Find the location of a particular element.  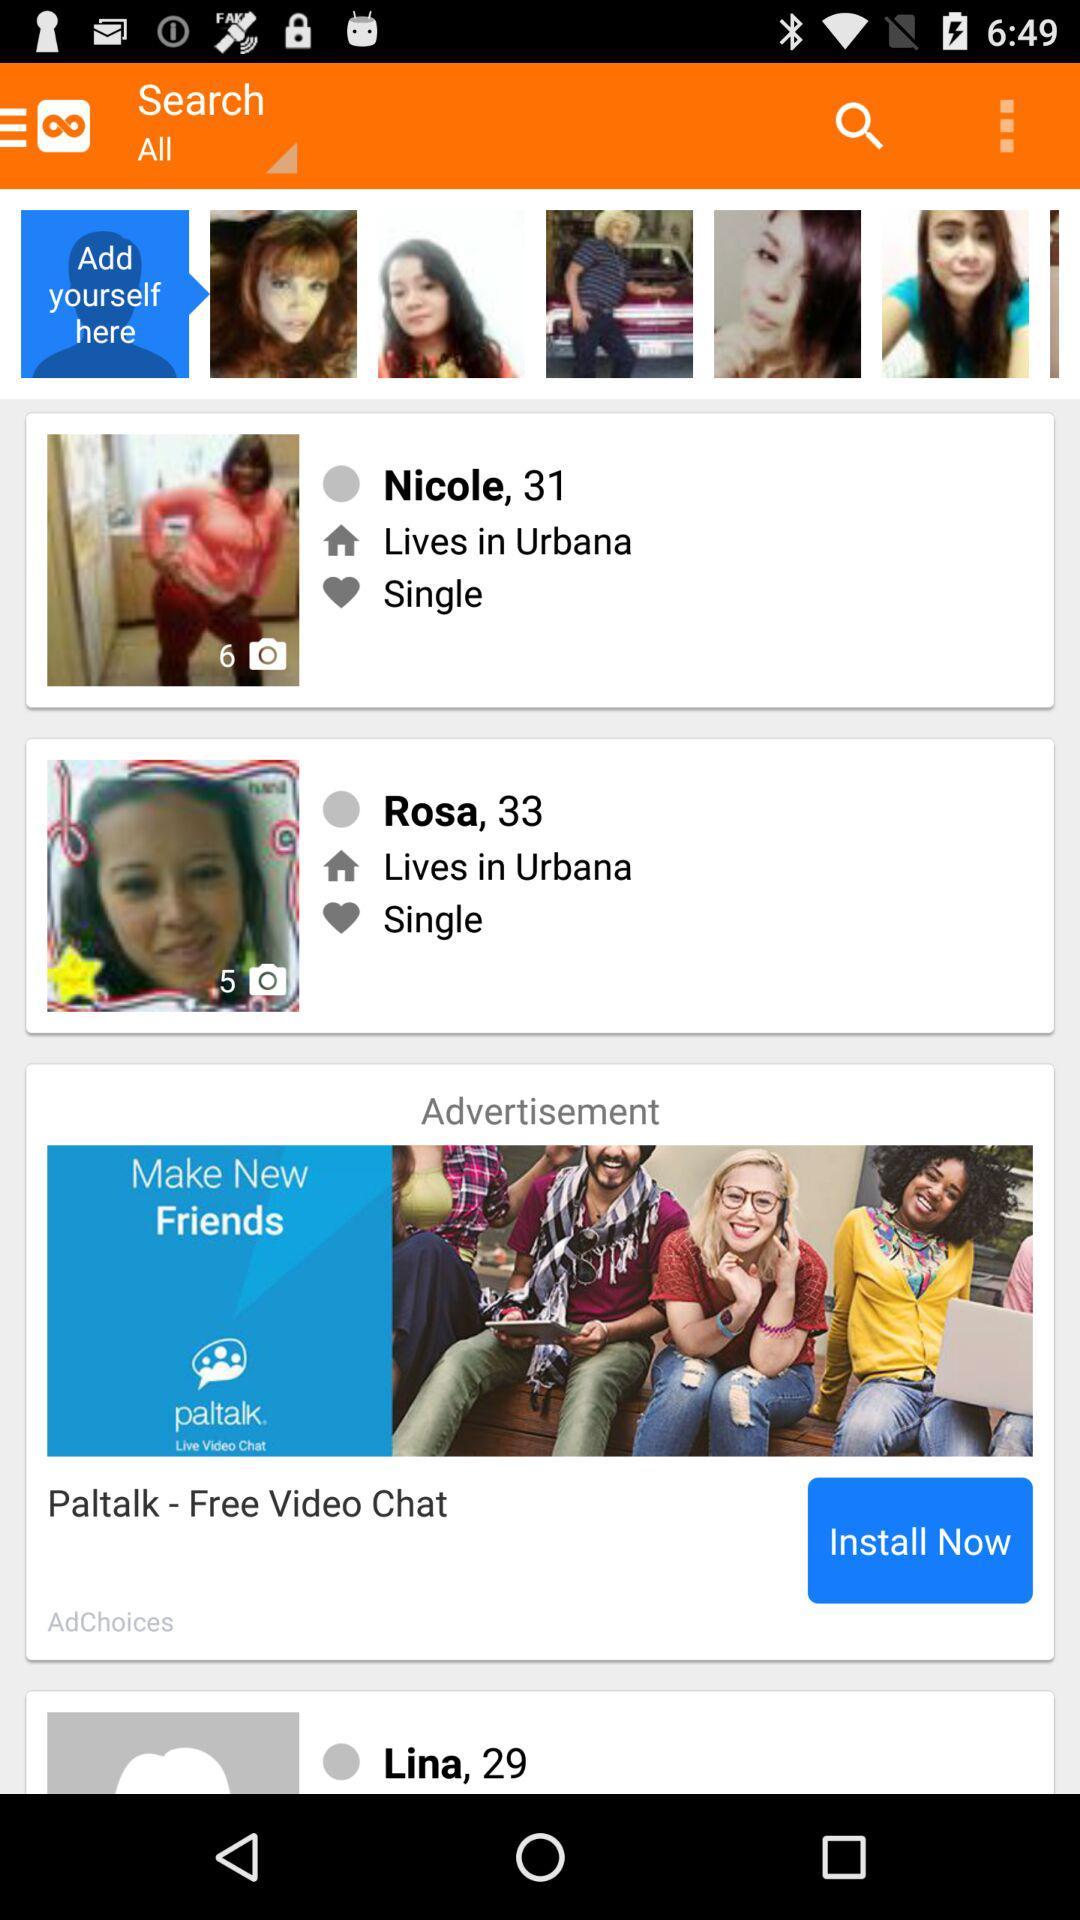

below the icon line is located at coordinates (786, 292).